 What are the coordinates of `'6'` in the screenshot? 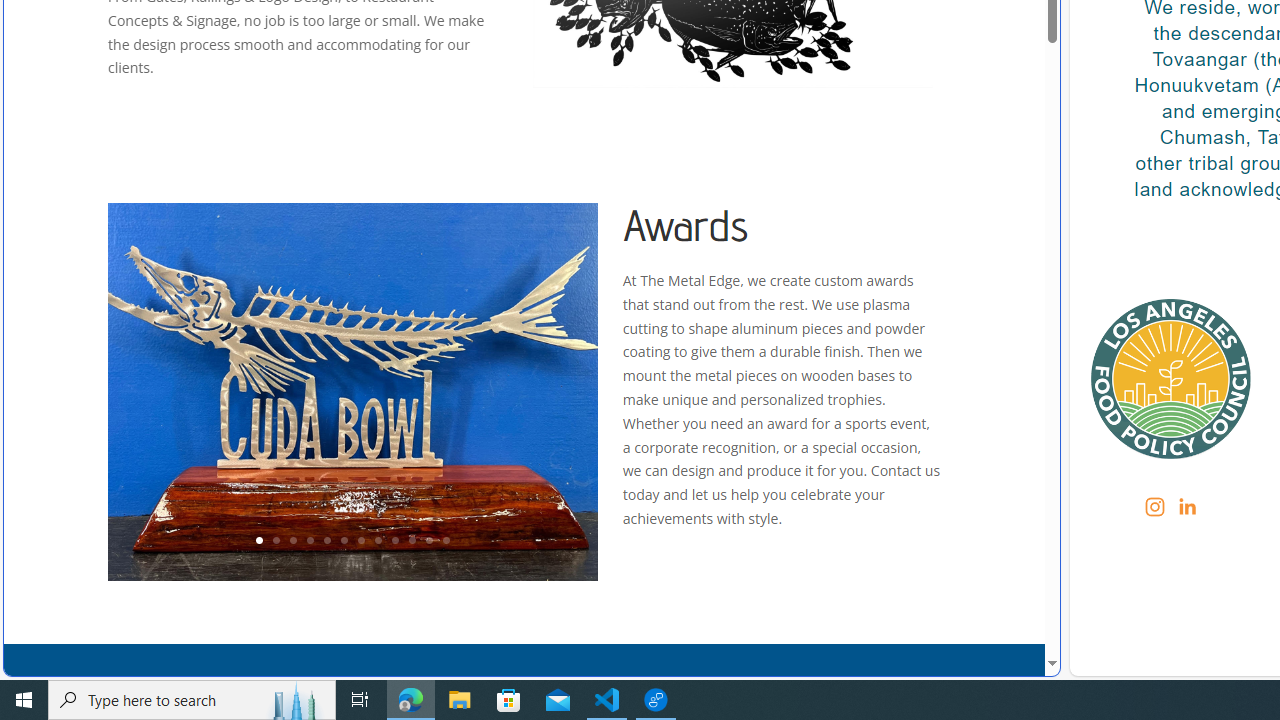 It's located at (344, 541).